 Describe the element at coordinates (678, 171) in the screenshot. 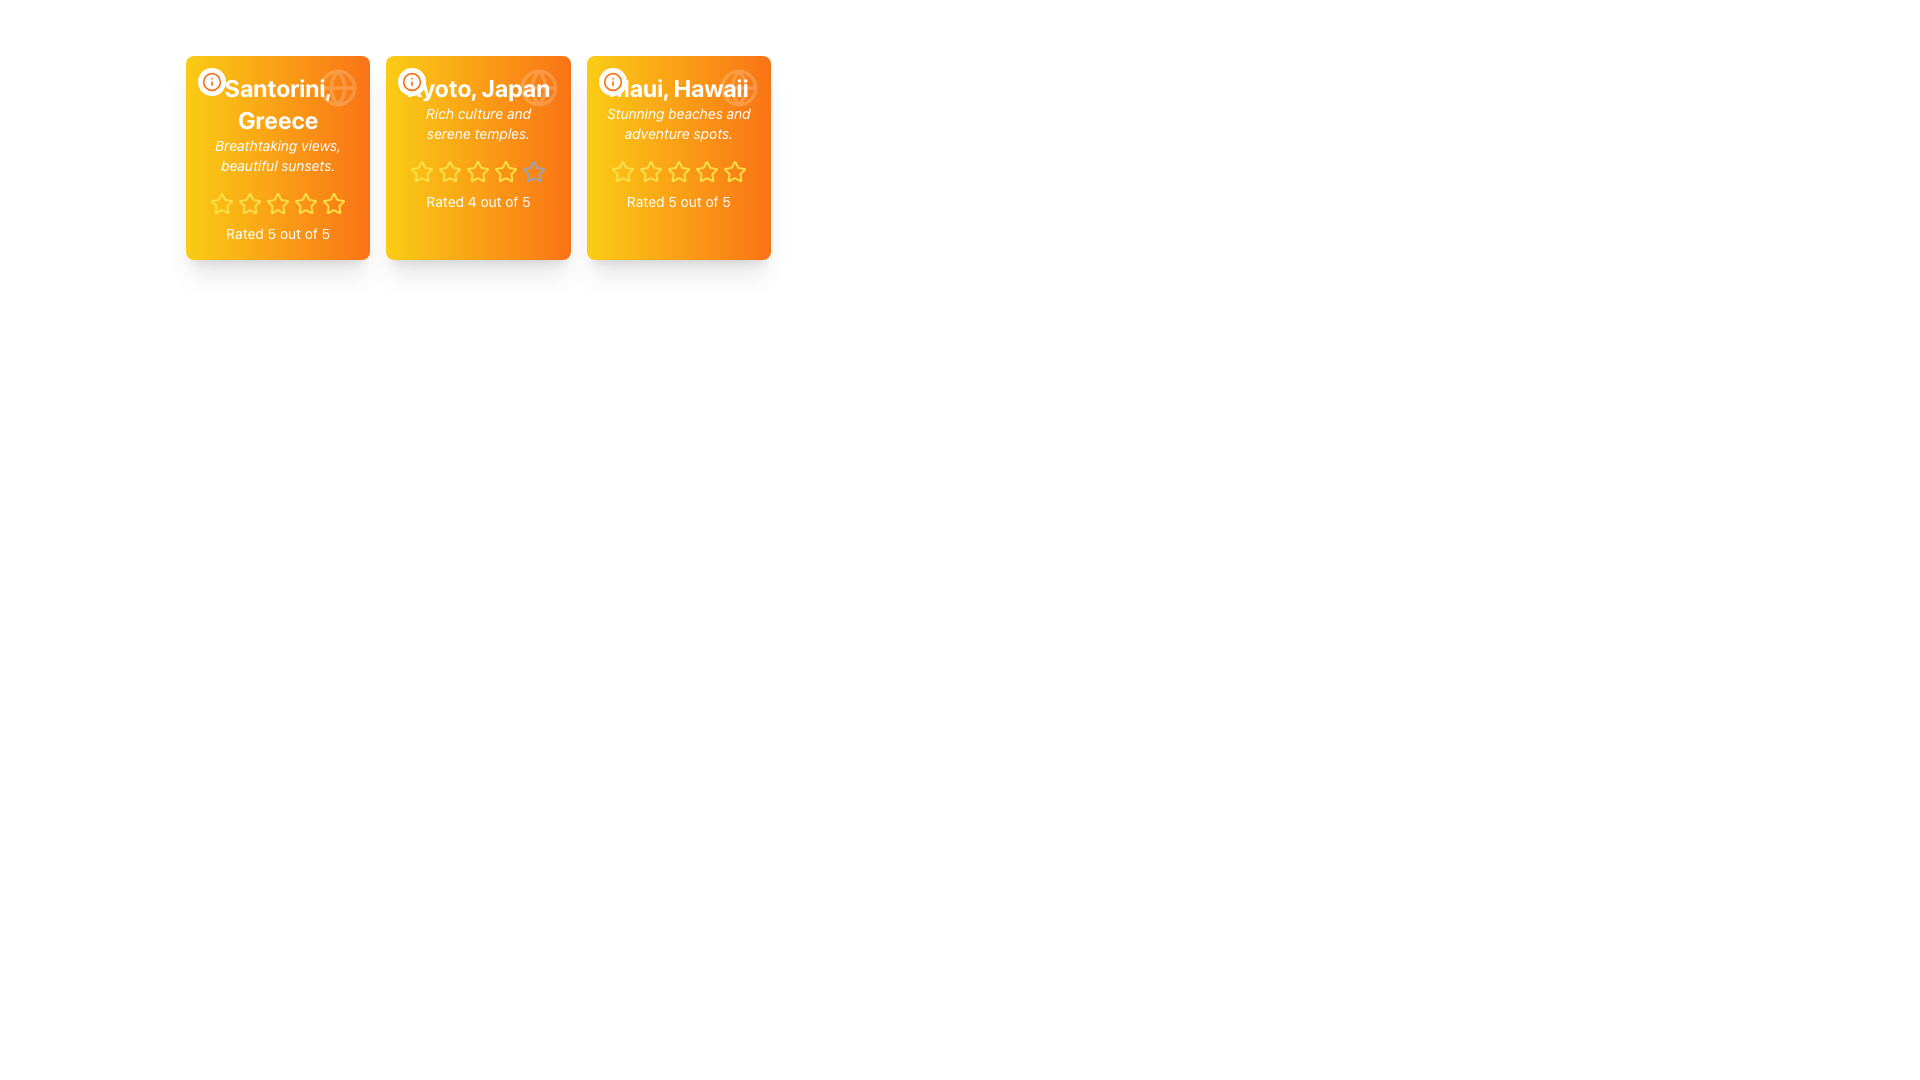

I see `the fourth star-shaped icon with a yellow outline in the rating system below the card labeled 'Maui, Hawaii.'` at that location.